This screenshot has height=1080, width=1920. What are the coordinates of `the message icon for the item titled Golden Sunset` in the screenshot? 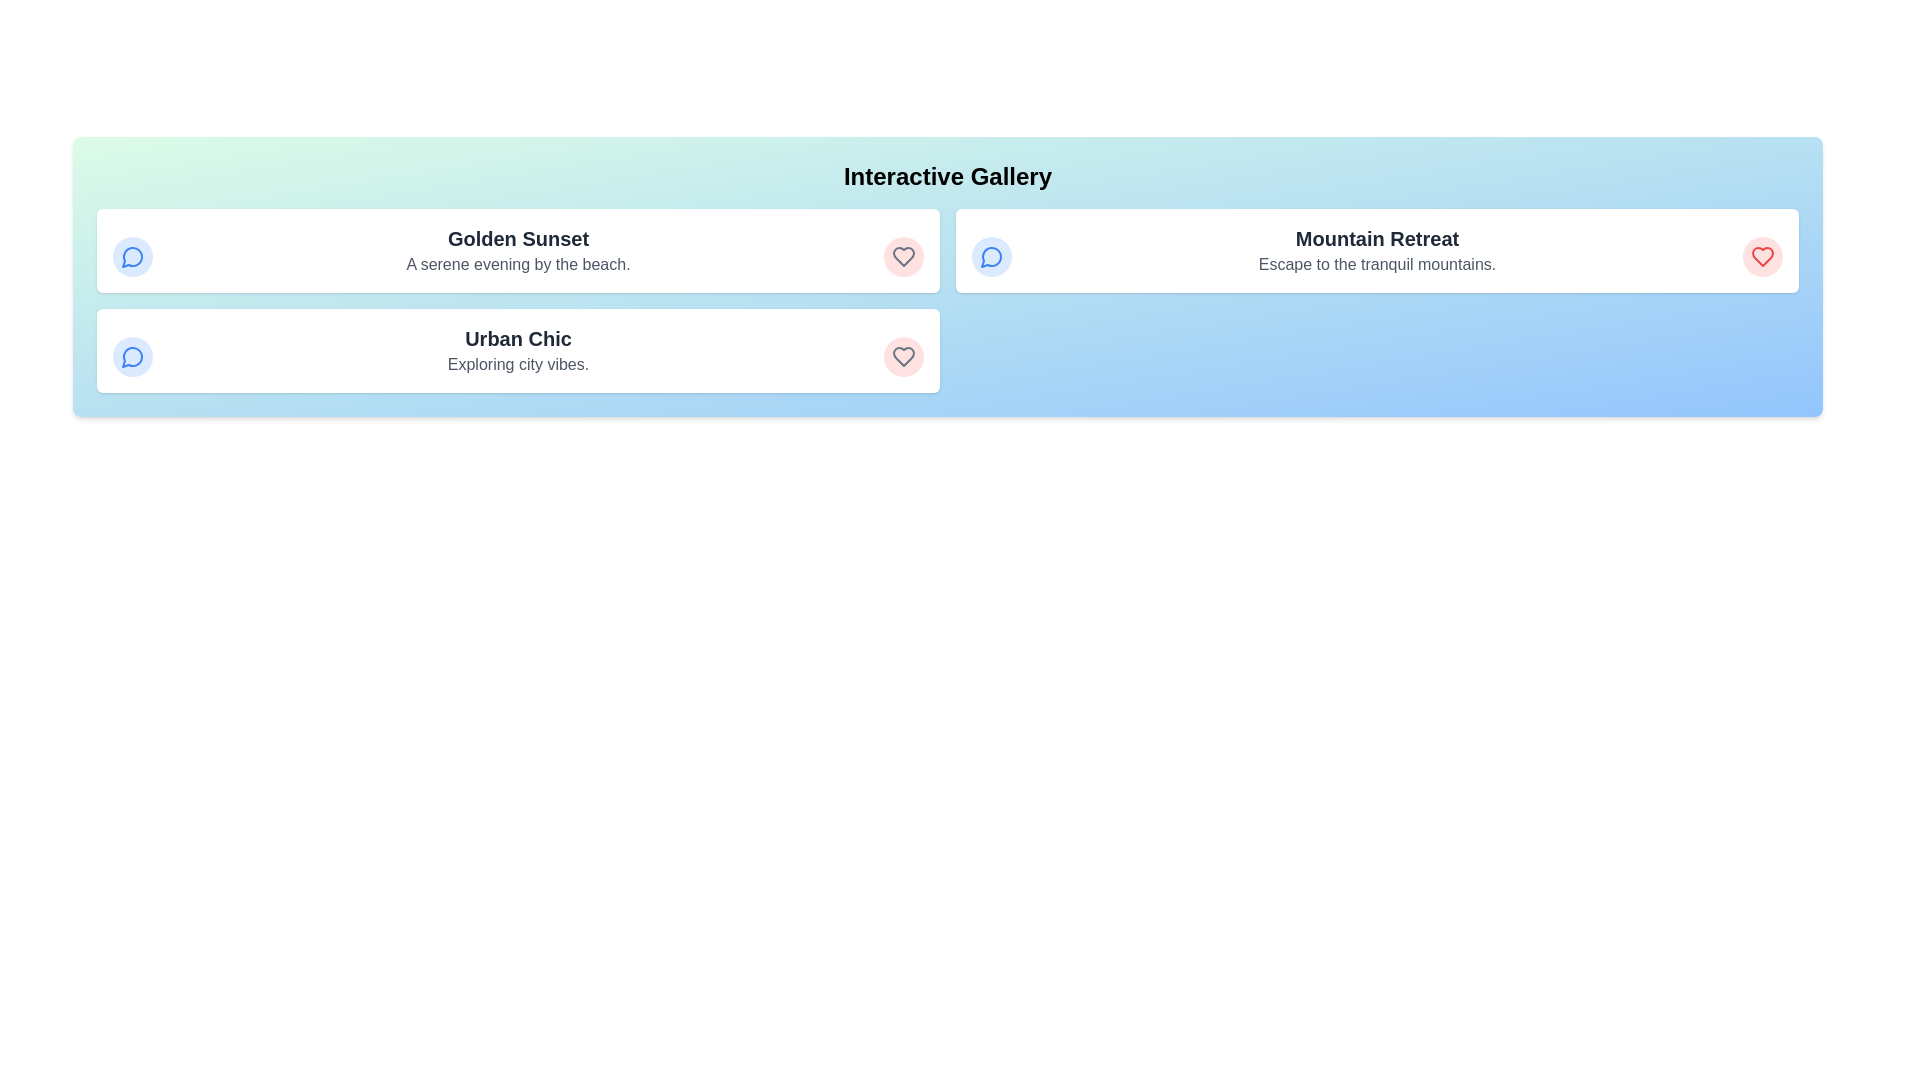 It's located at (132, 256).